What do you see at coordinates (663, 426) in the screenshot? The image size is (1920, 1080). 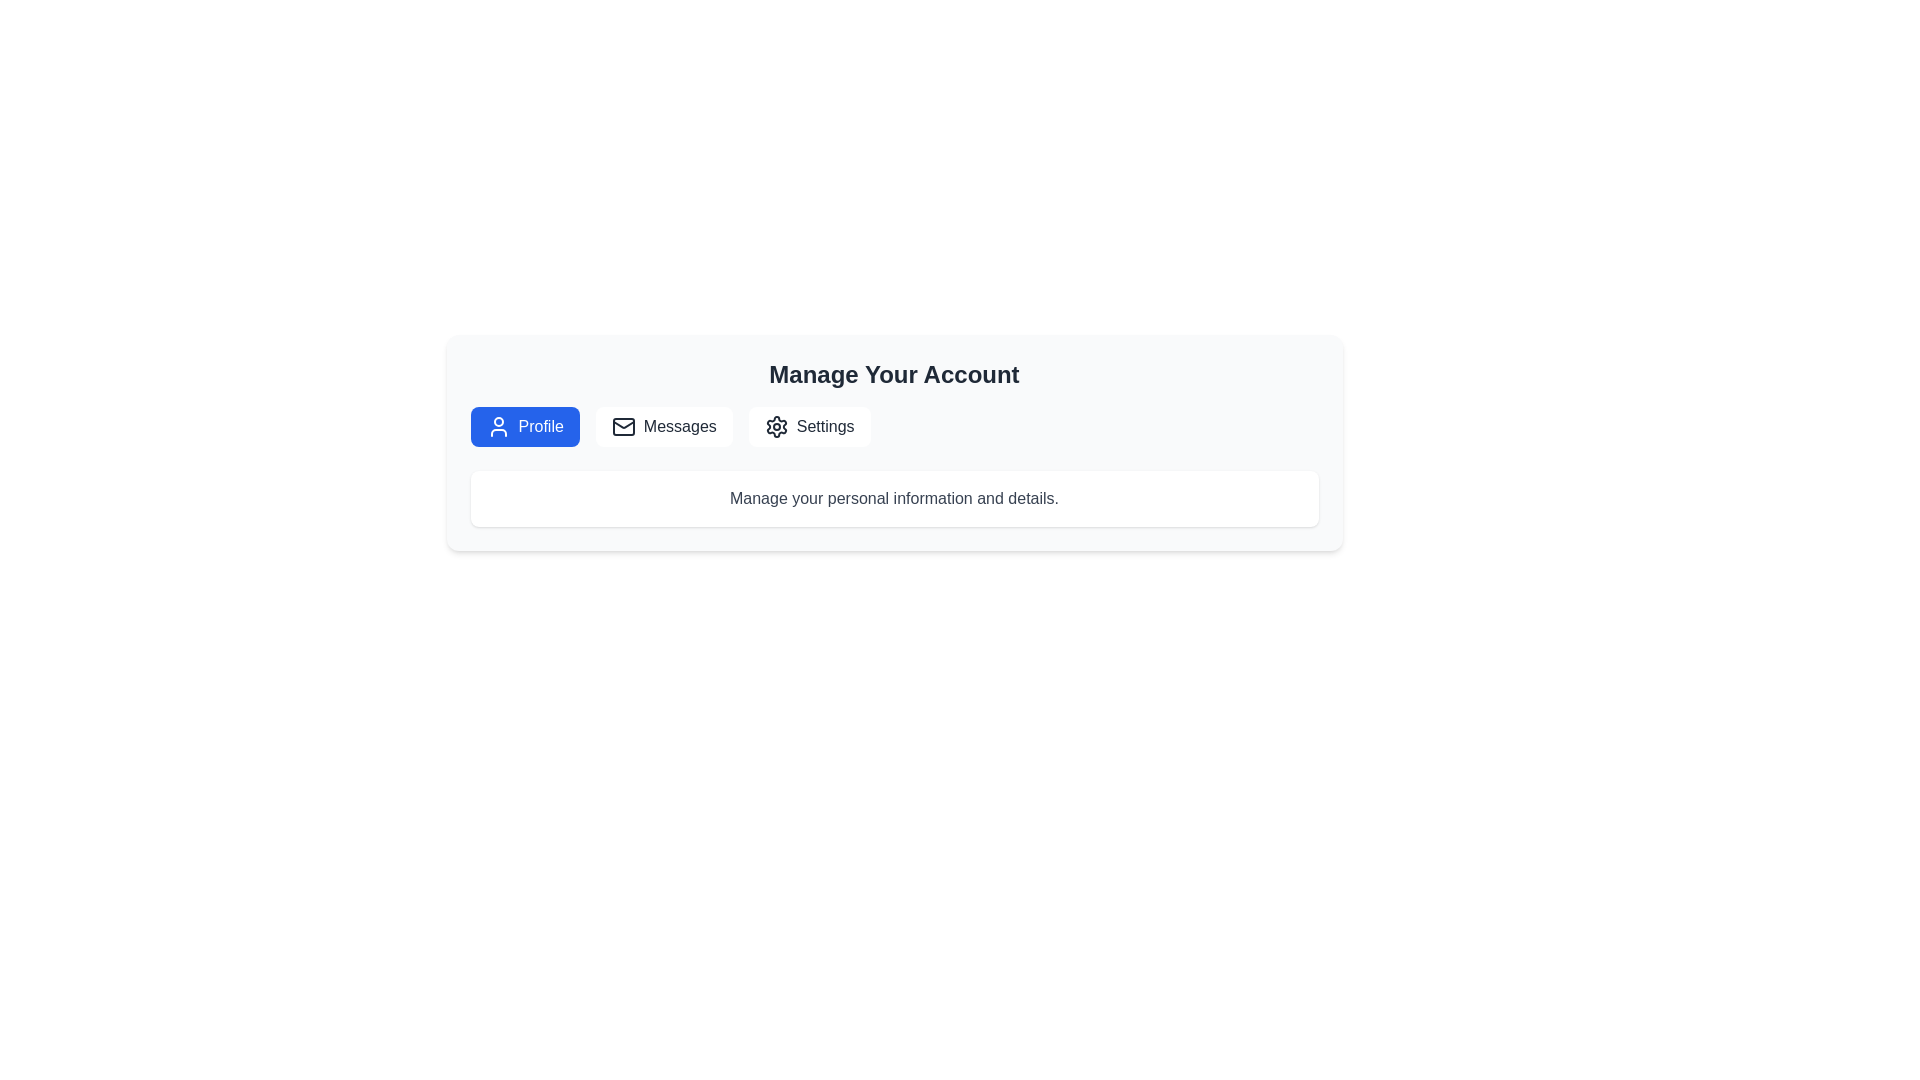 I see `the second button, which navigates to the Messages section, located between the Profile and Settings buttons` at bounding box center [663, 426].